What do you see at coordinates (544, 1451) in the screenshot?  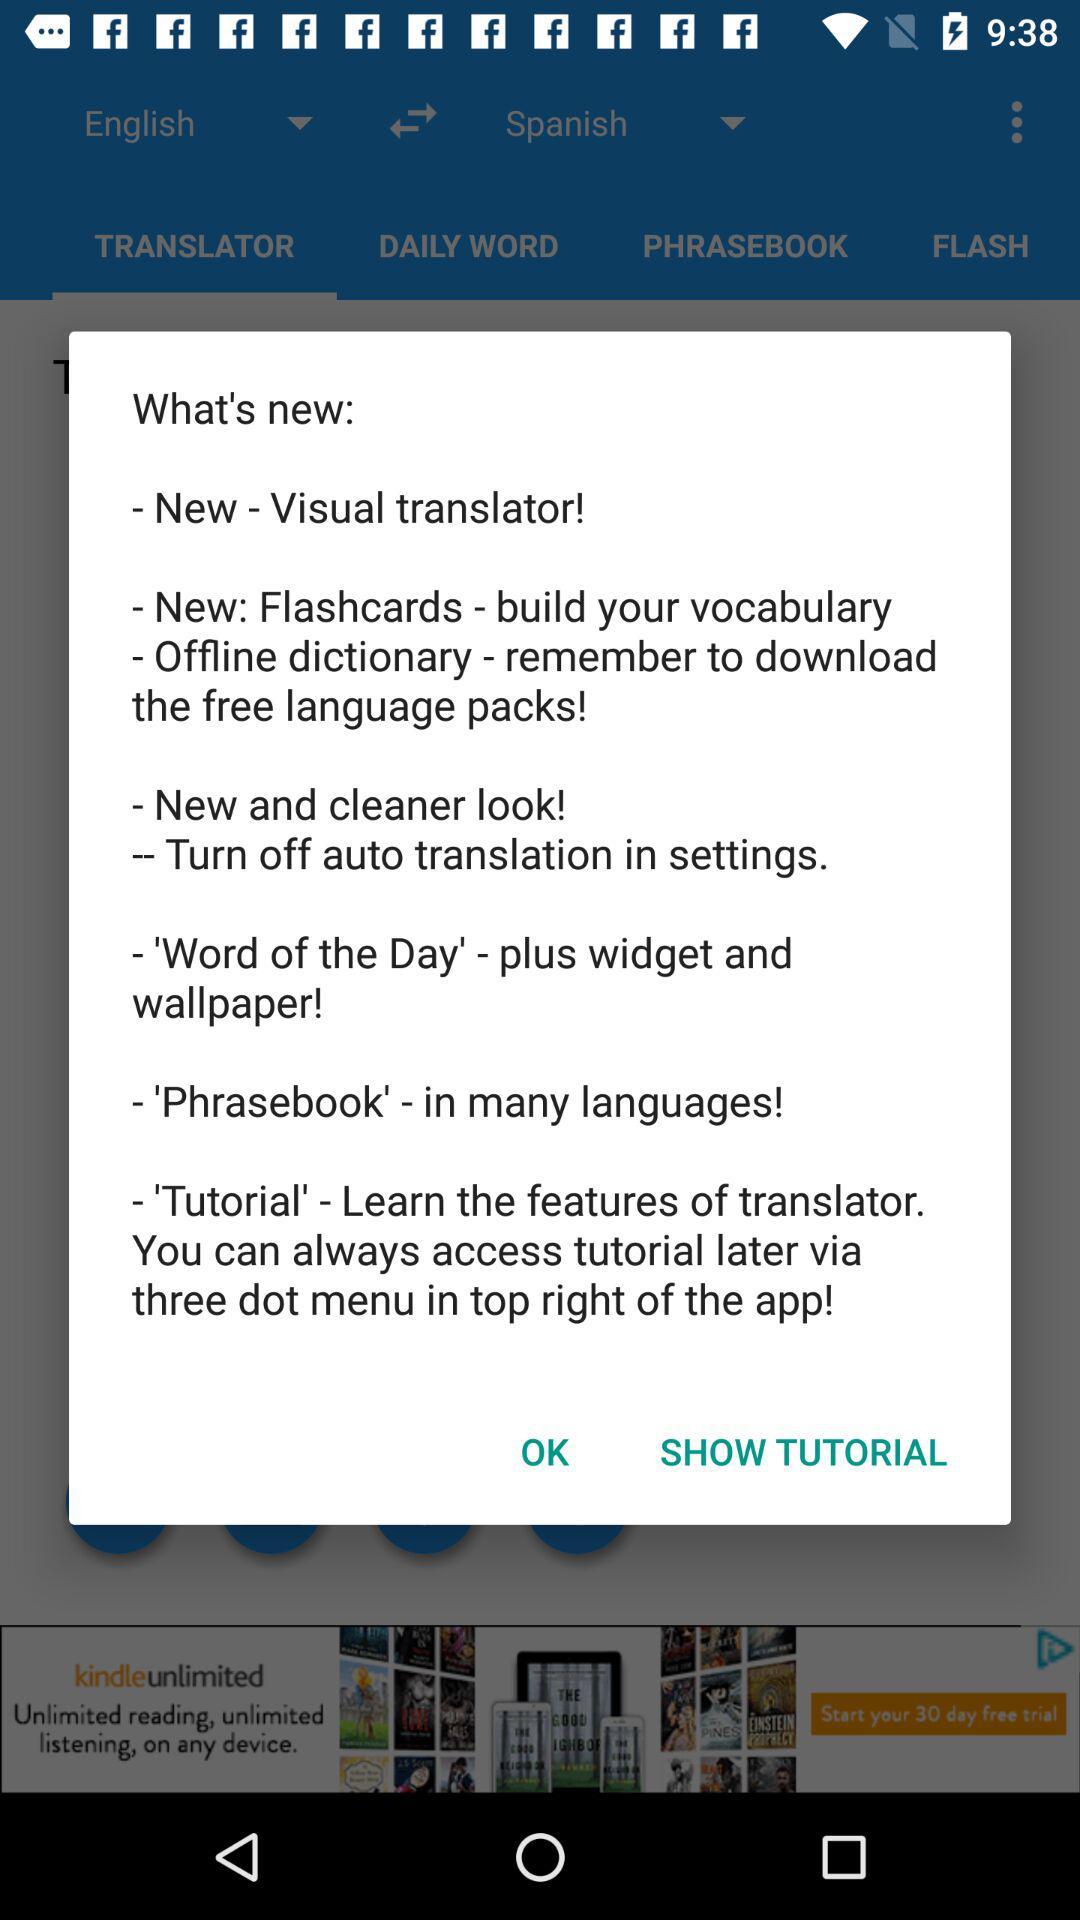 I see `icon below what s new` at bounding box center [544, 1451].